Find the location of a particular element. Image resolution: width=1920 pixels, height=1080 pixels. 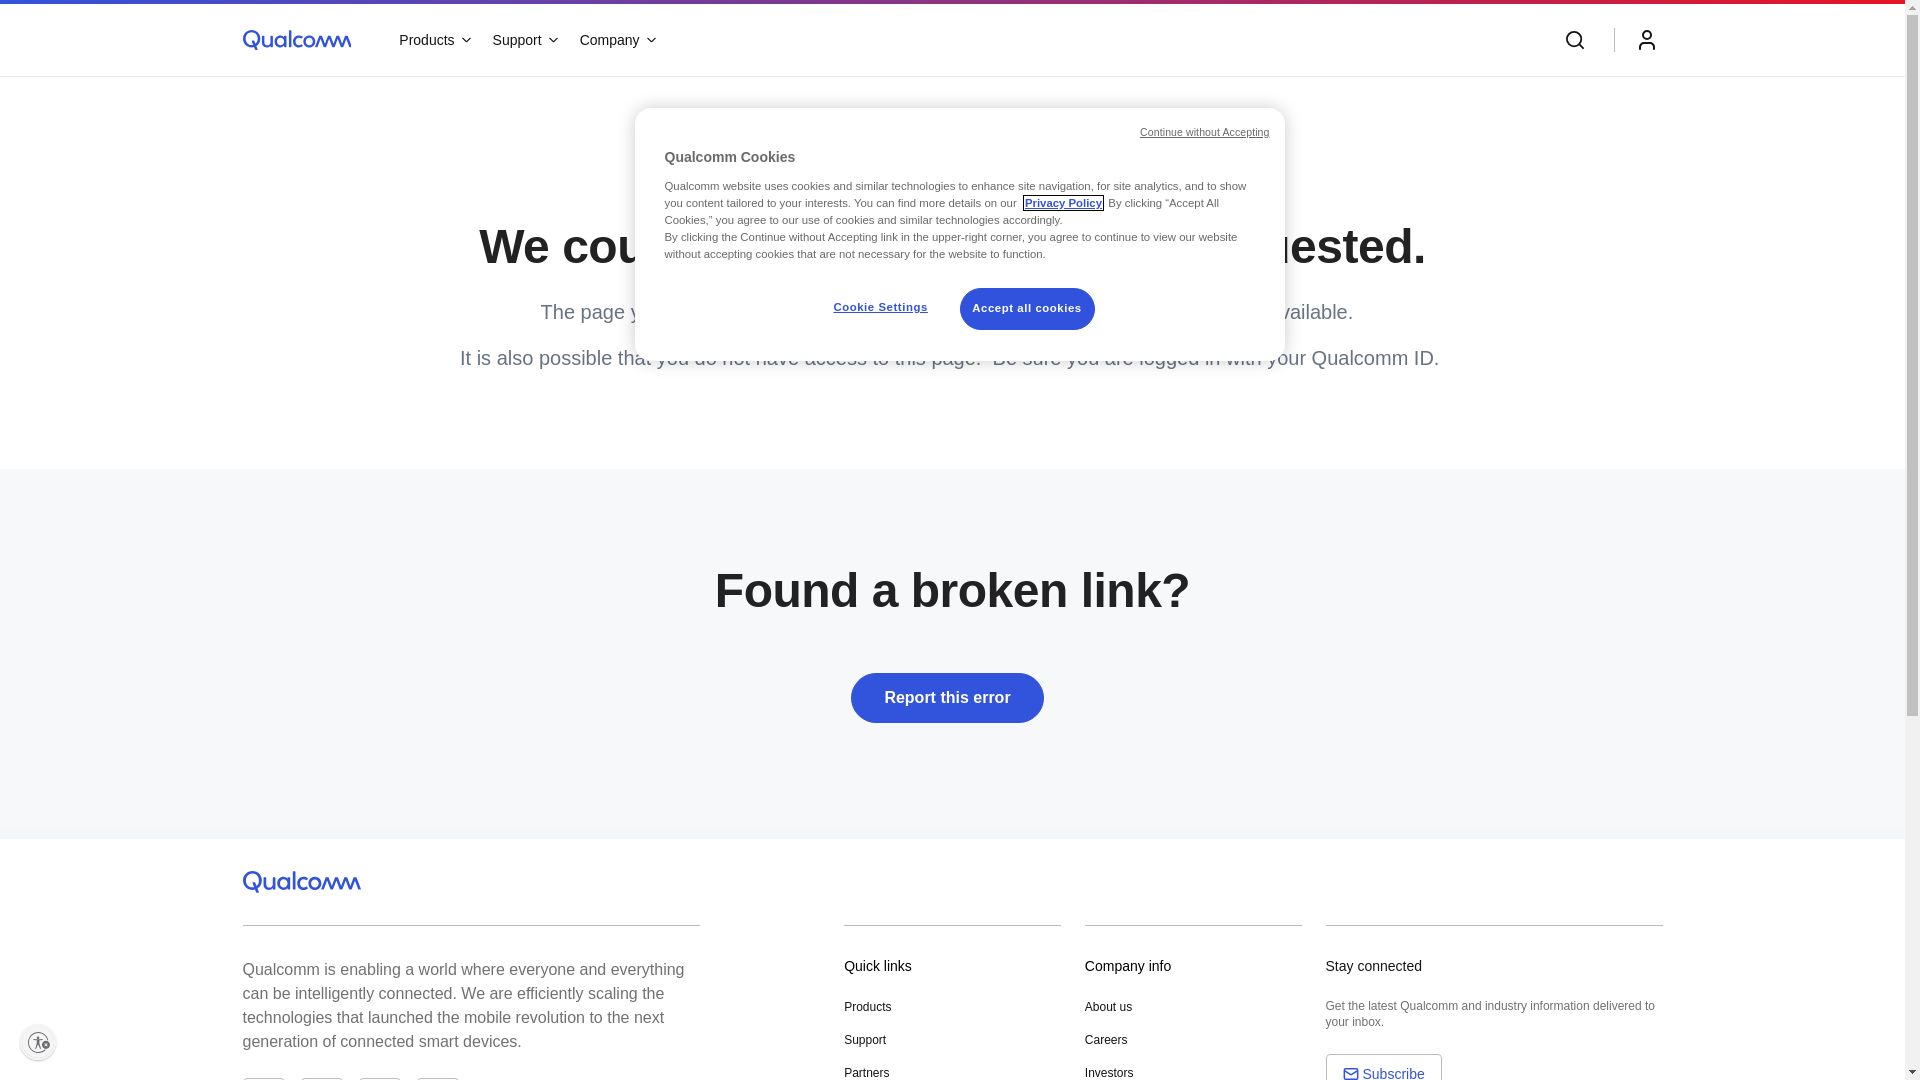

'Continue without Accepting' is located at coordinates (1203, 132).